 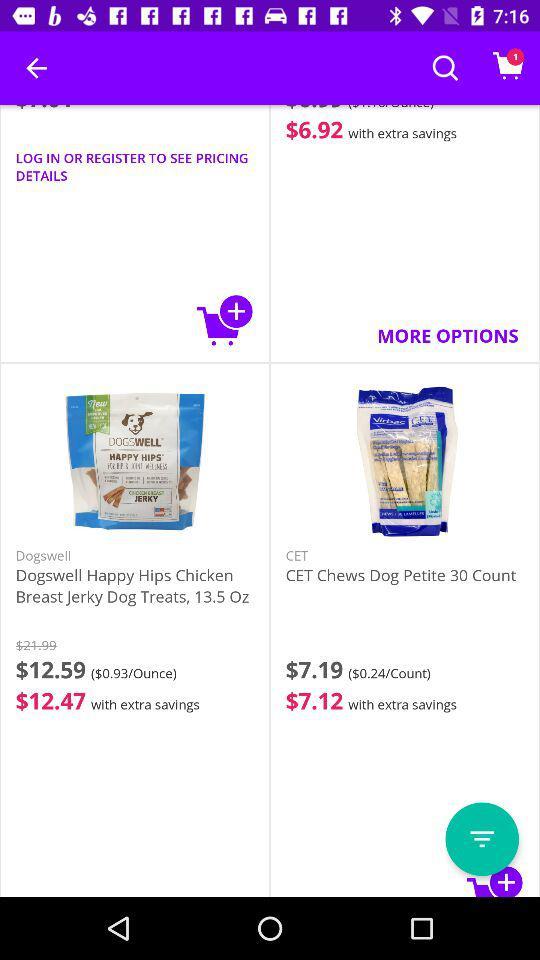 What do you see at coordinates (494, 878) in the screenshot?
I see `to cart` at bounding box center [494, 878].